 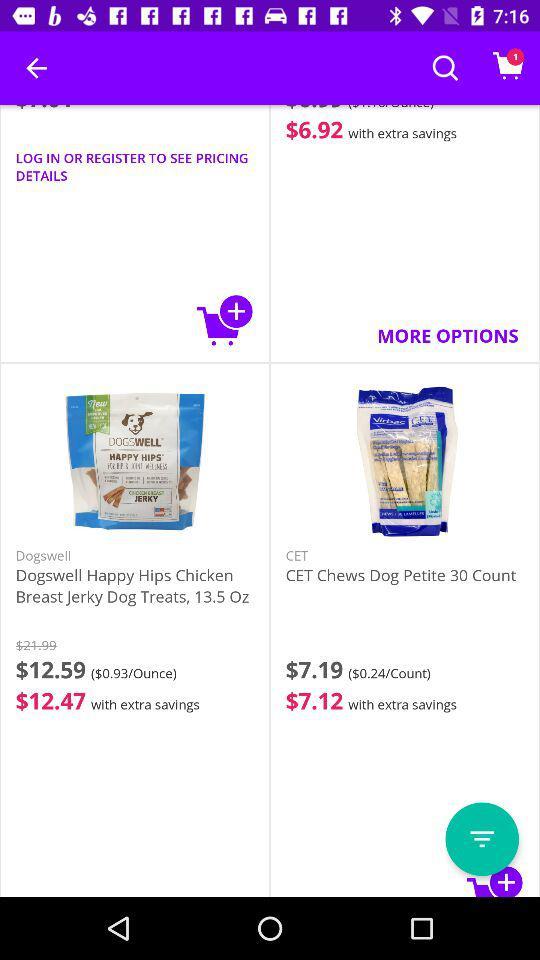 What do you see at coordinates (494, 878) in the screenshot?
I see `to cart` at bounding box center [494, 878].